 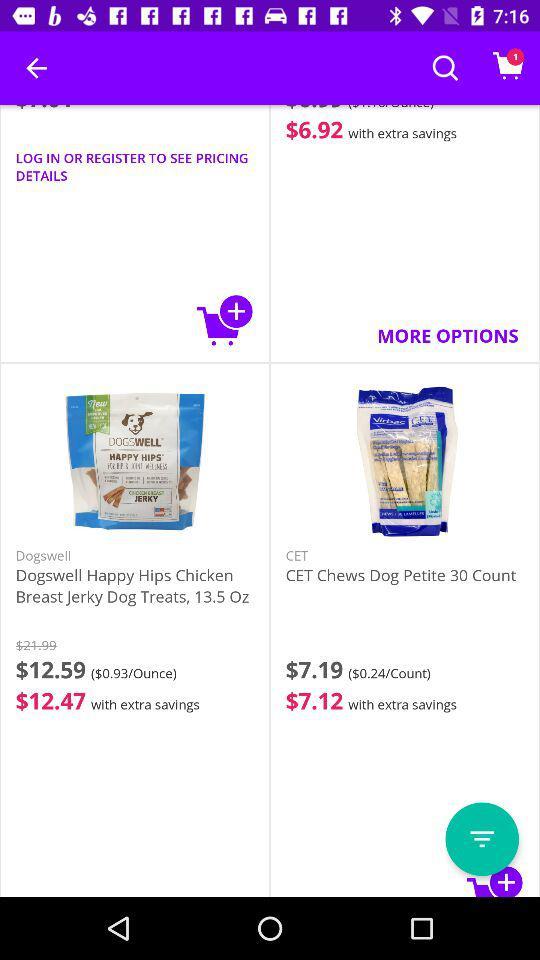 What do you see at coordinates (494, 878) in the screenshot?
I see `to cart` at bounding box center [494, 878].